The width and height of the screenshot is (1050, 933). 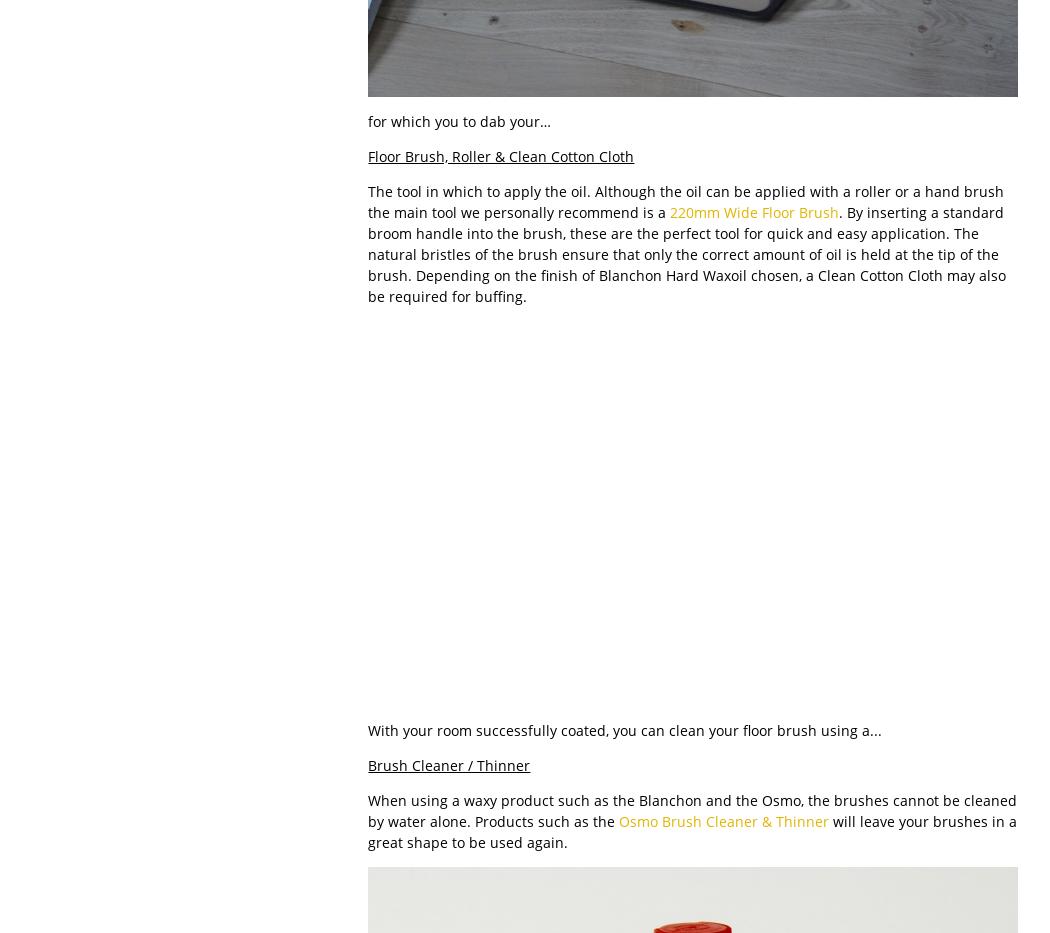 What do you see at coordinates (692, 830) in the screenshot?
I see `'will leave your brushes in a great shape to be used again.'` at bounding box center [692, 830].